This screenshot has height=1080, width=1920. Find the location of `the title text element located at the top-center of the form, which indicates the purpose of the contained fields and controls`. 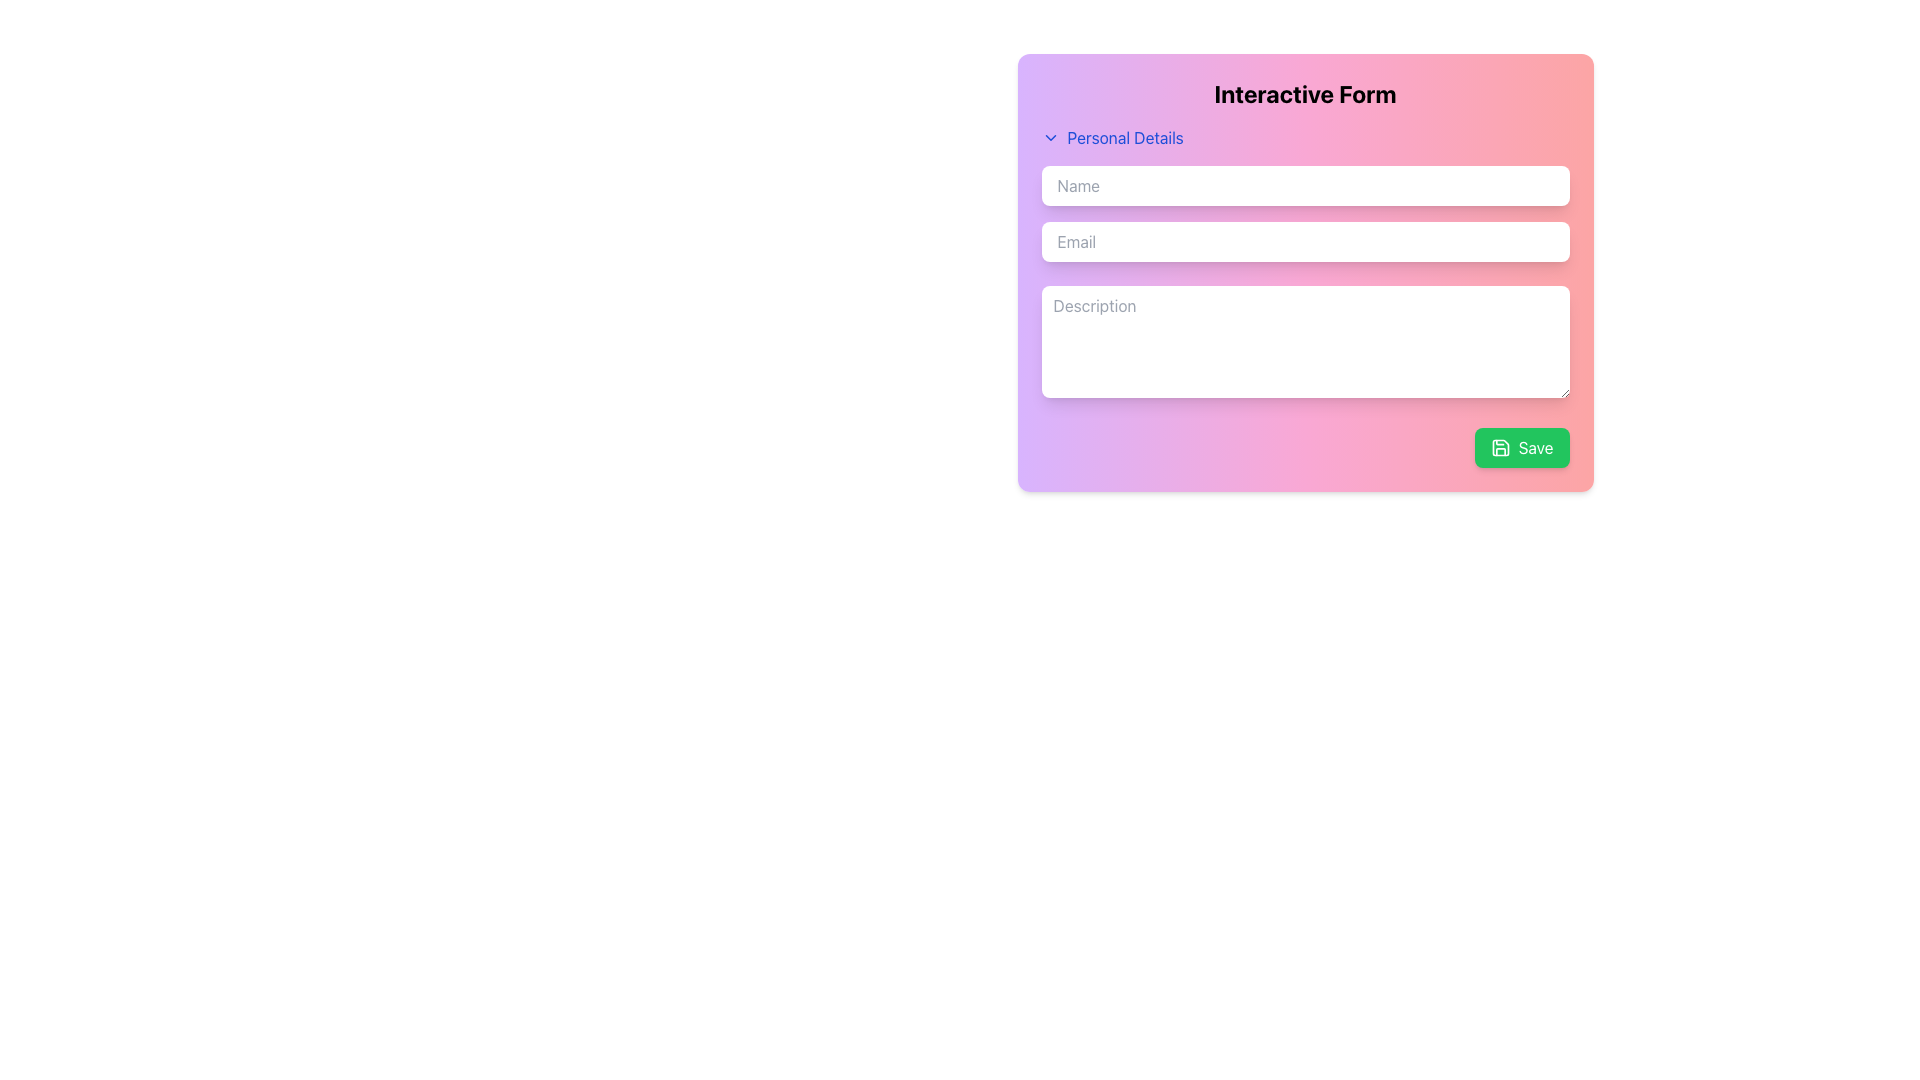

the title text element located at the top-center of the form, which indicates the purpose of the contained fields and controls is located at coordinates (1305, 93).